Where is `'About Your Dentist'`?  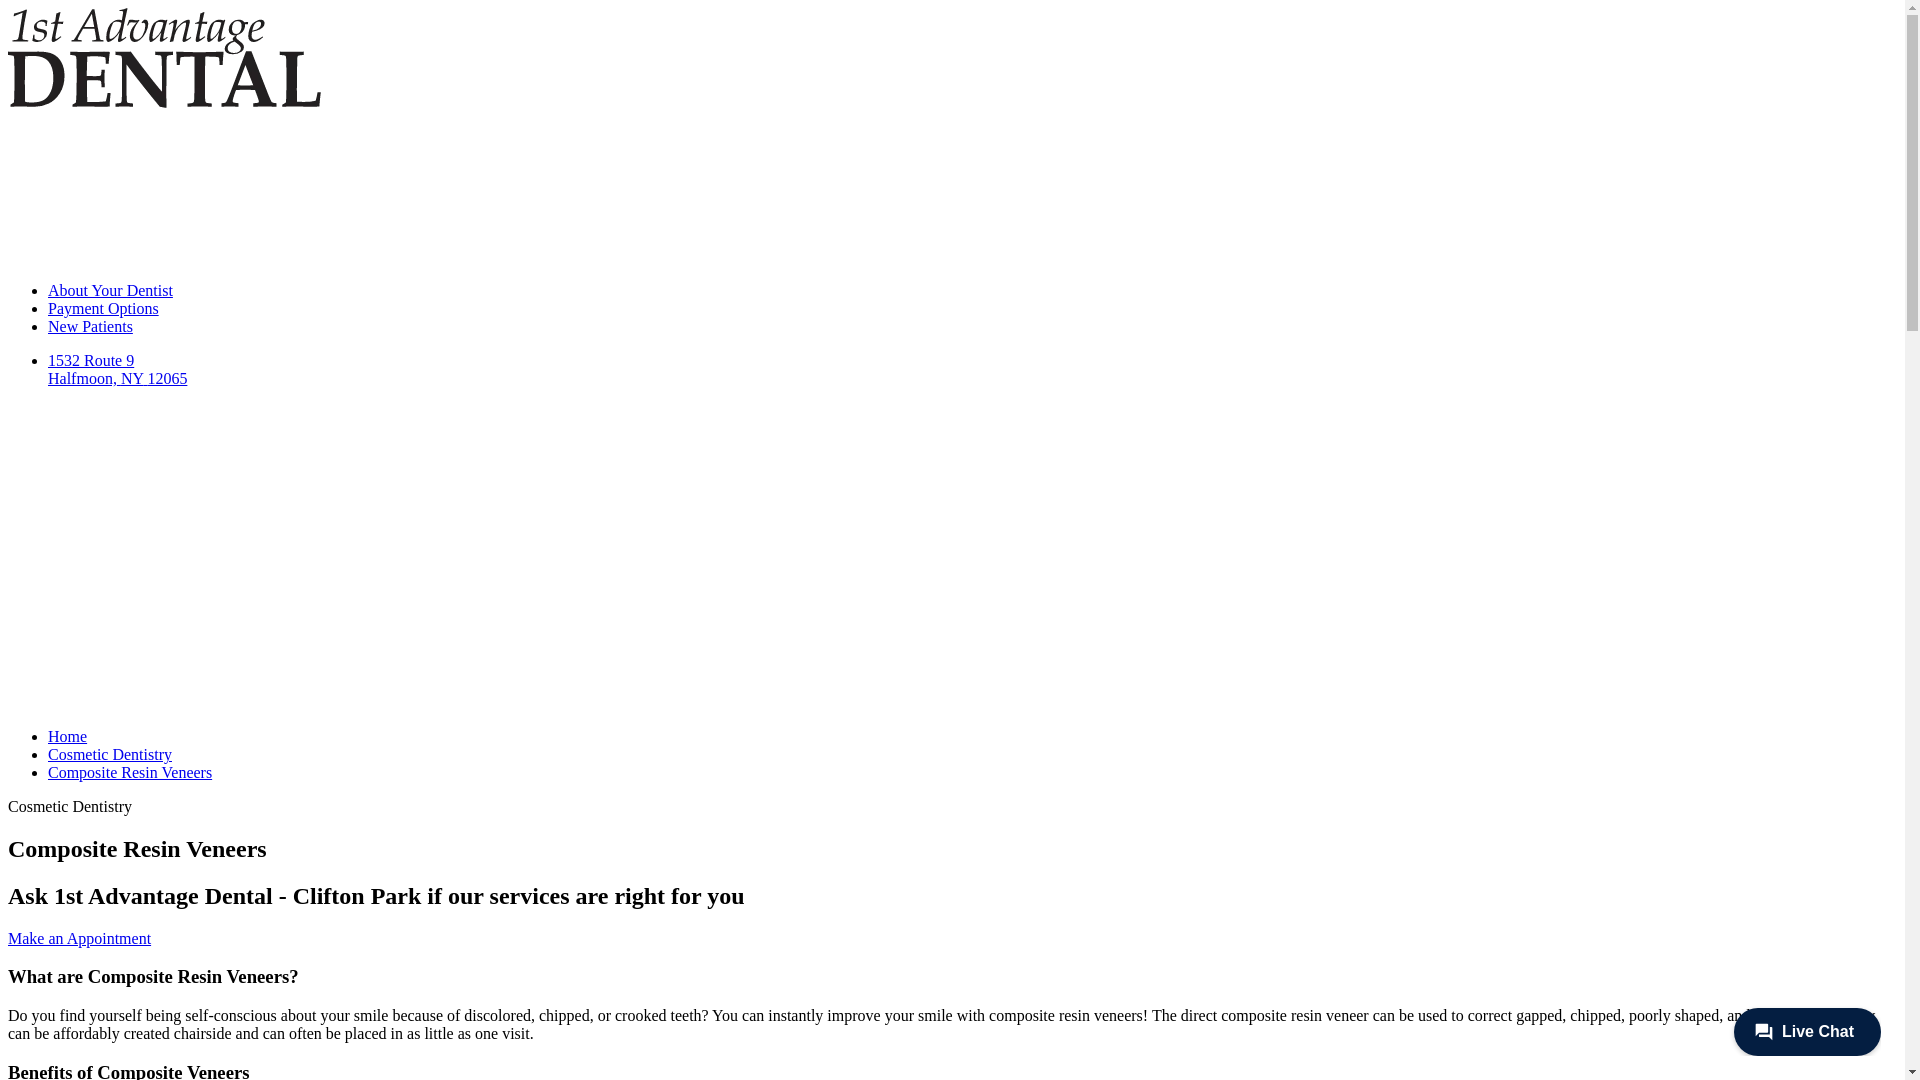
'About Your Dentist' is located at coordinates (109, 290).